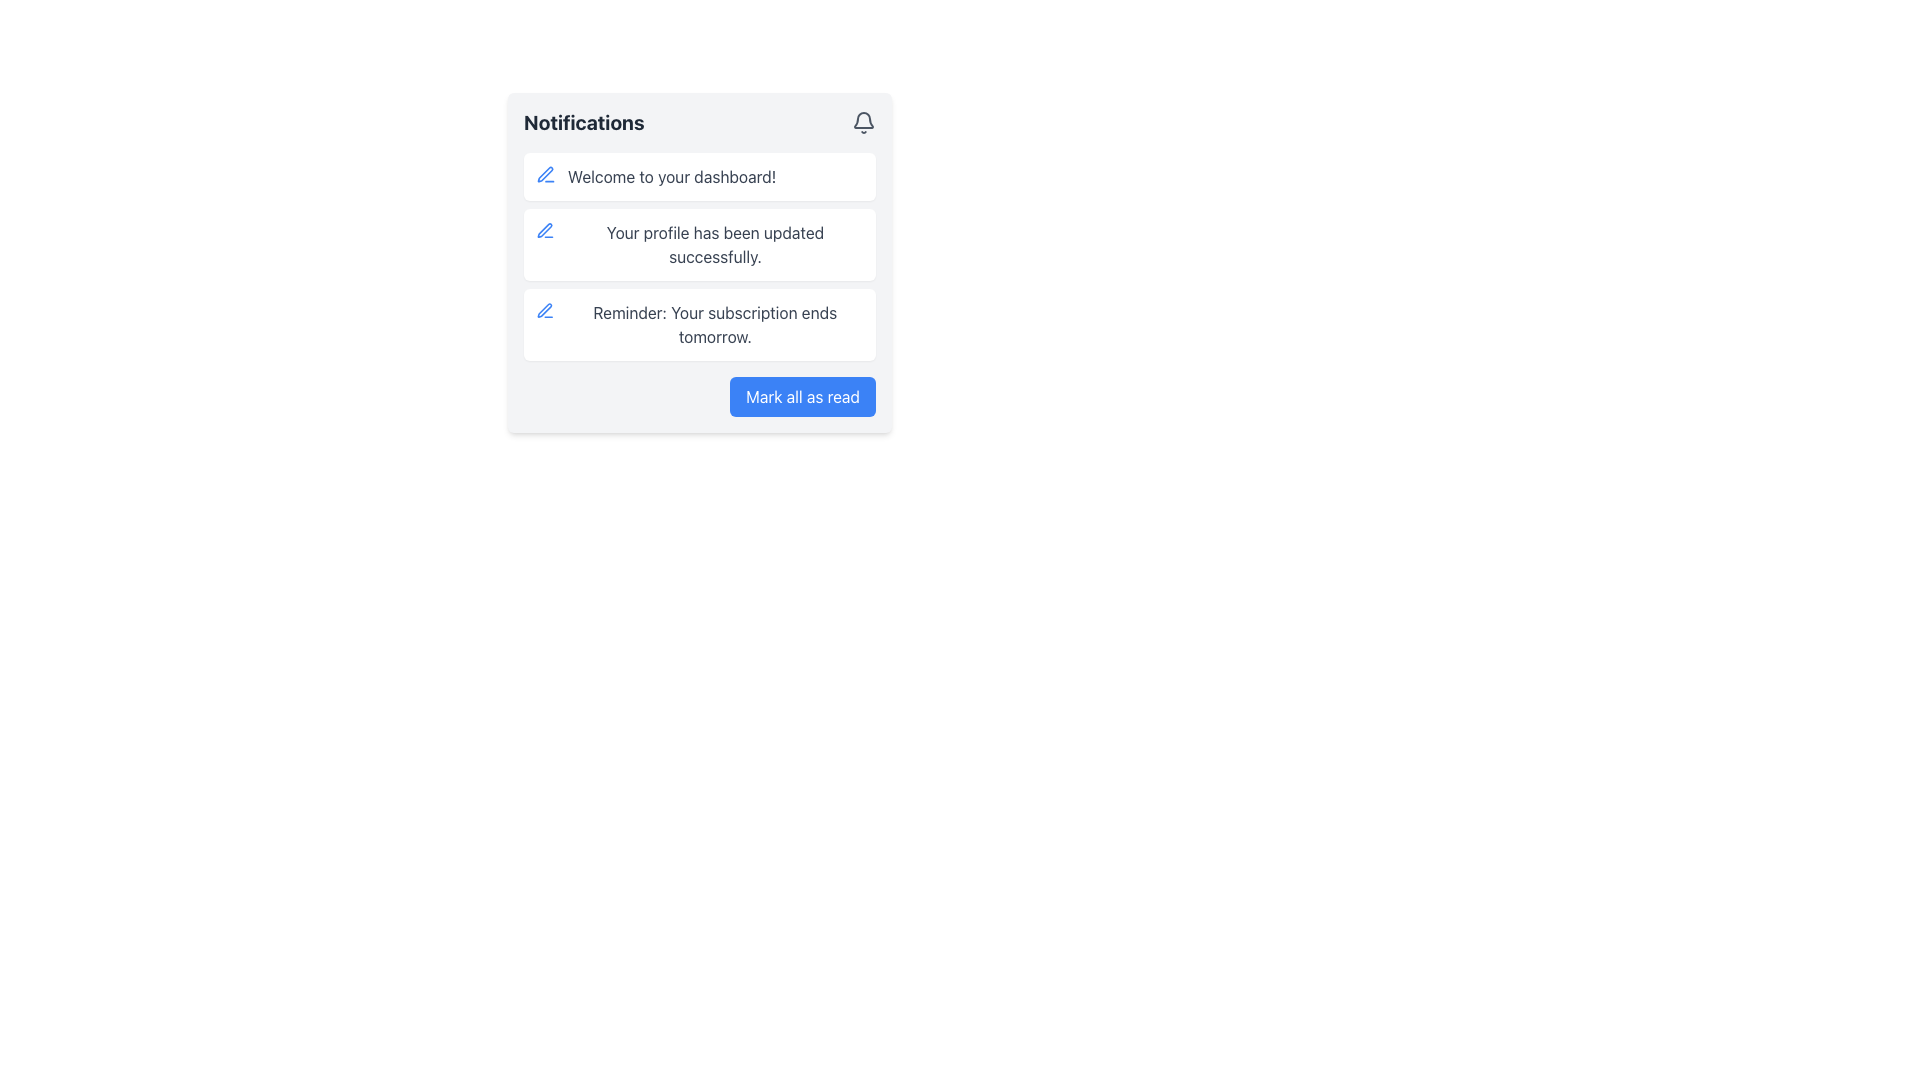 The height and width of the screenshot is (1080, 1920). What do you see at coordinates (544, 310) in the screenshot?
I see `the first icon in the topmost notification item, which represents an action related to editing or marking` at bounding box center [544, 310].